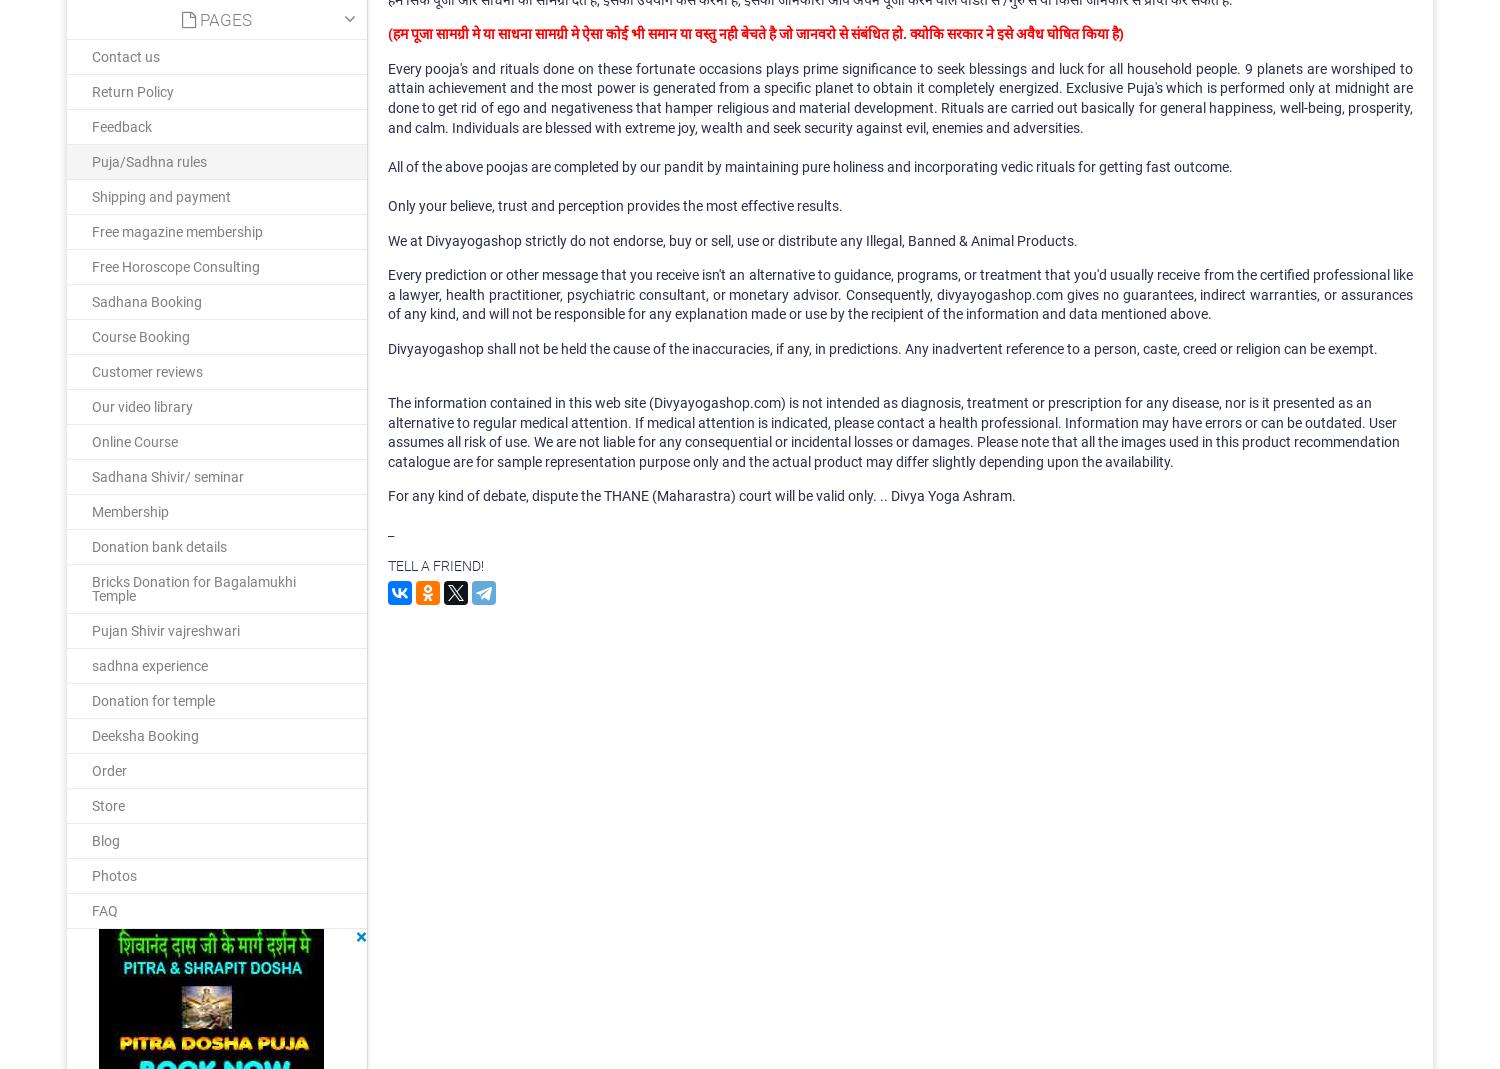  Describe the element at coordinates (90, 300) in the screenshot. I see `'Sadhana Booking'` at that location.